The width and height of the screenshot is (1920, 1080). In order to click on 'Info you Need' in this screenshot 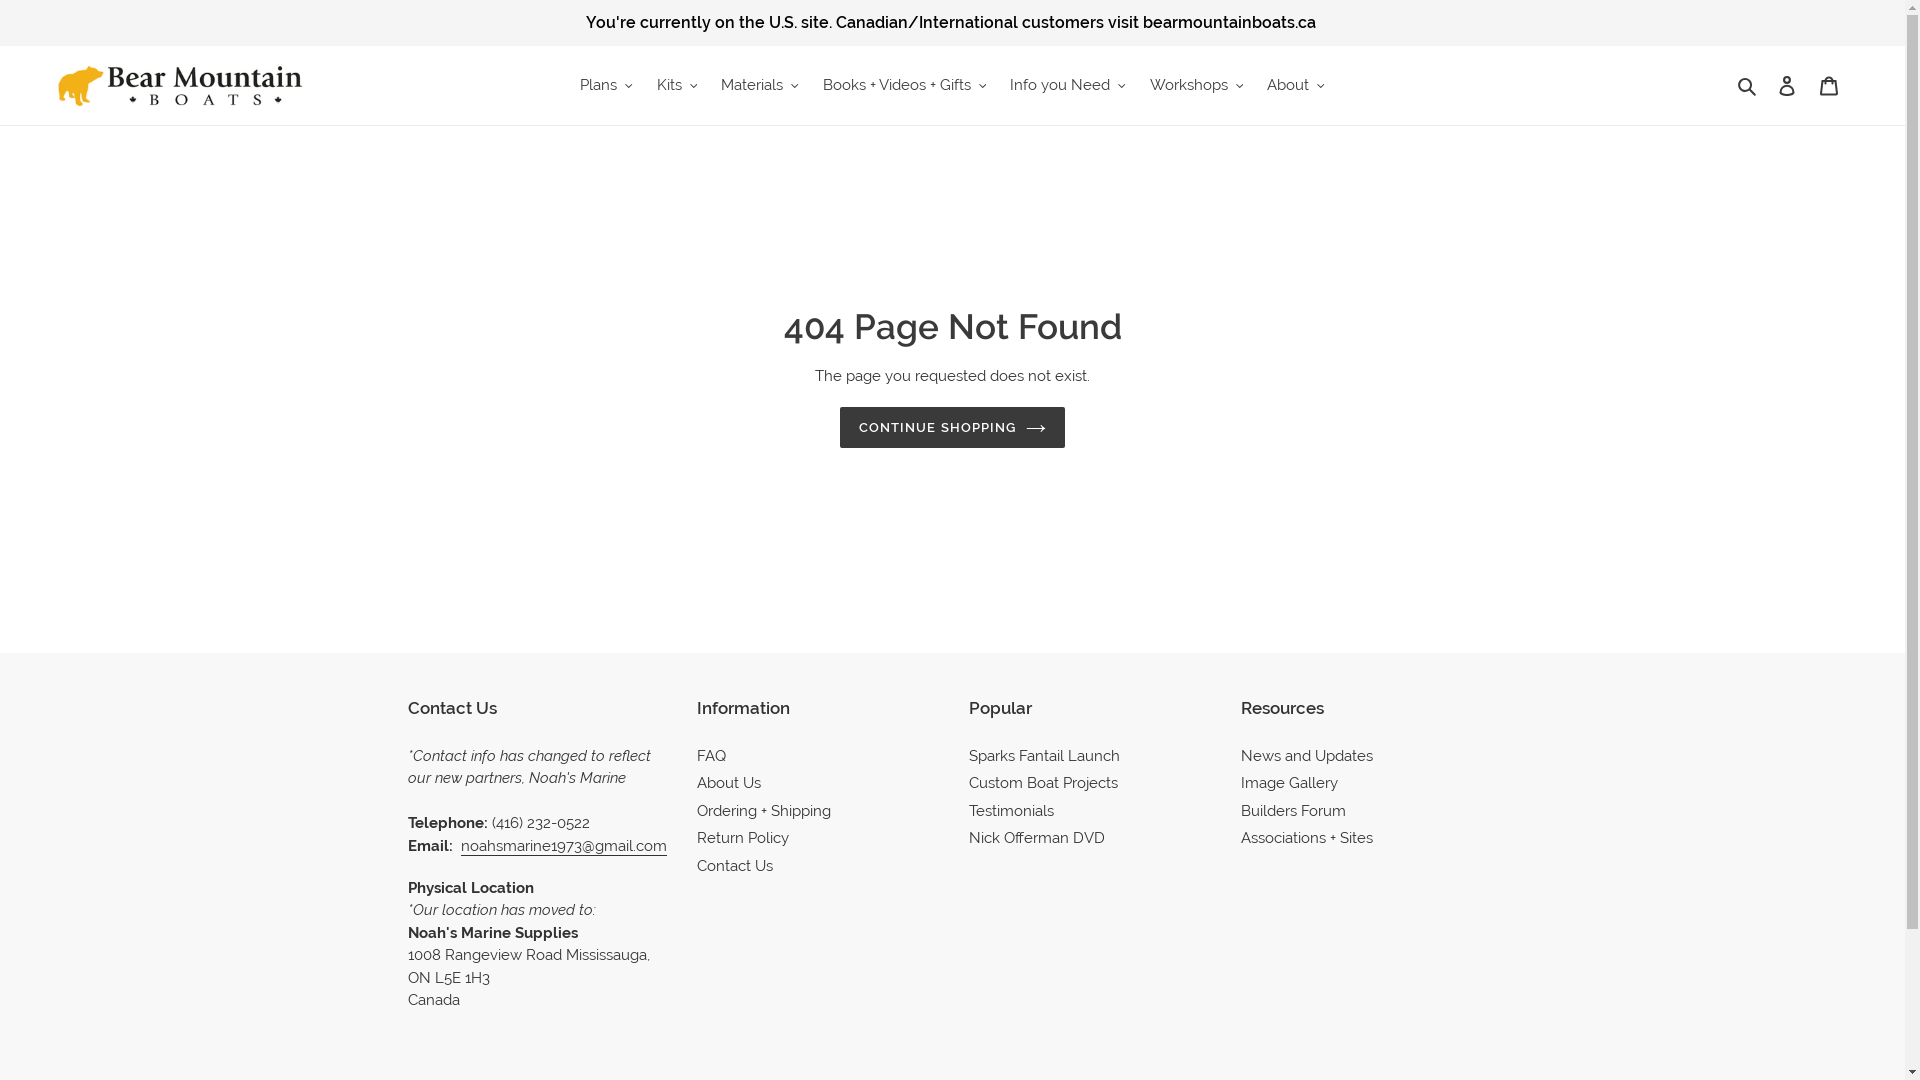, I will do `click(1067, 84)`.